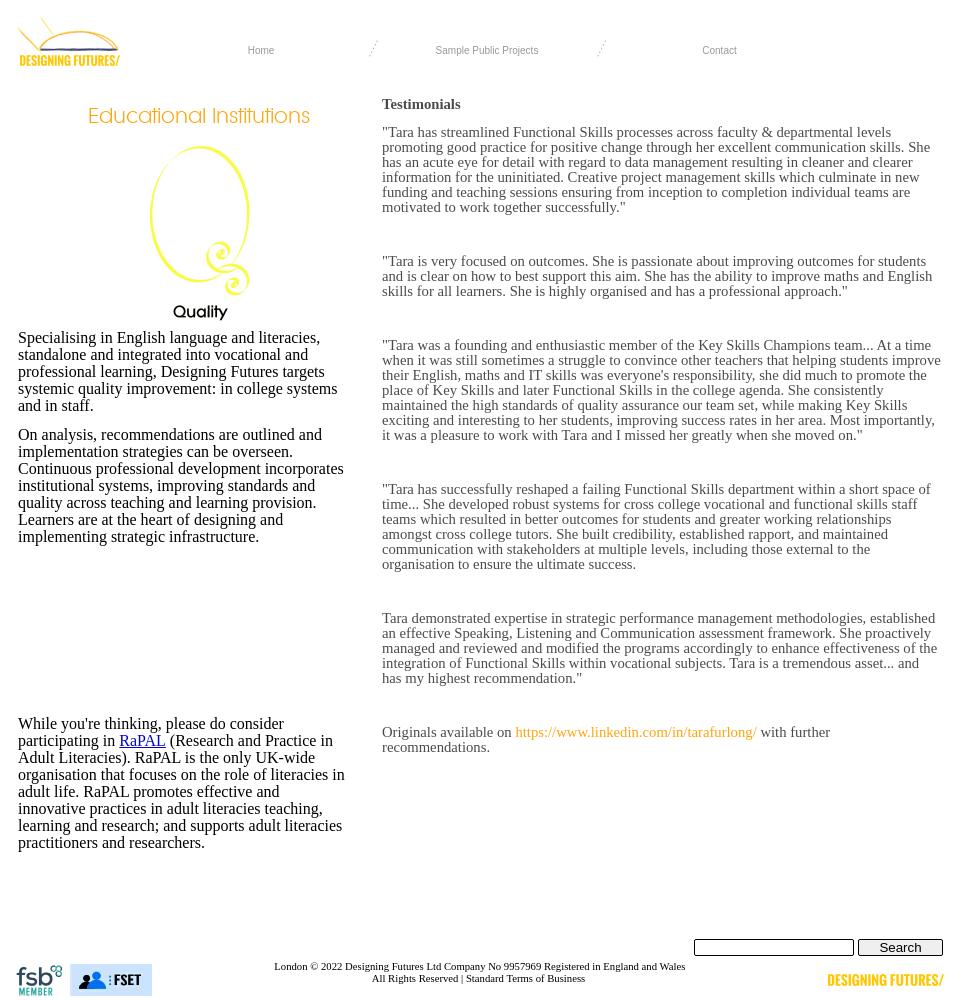  I want to click on 'Specialising in English language and literacies, standalone and integrated into vocational and professional learning, Designing Futures targets systemic quality improvement: in college systems and in staff.', so click(176, 370).